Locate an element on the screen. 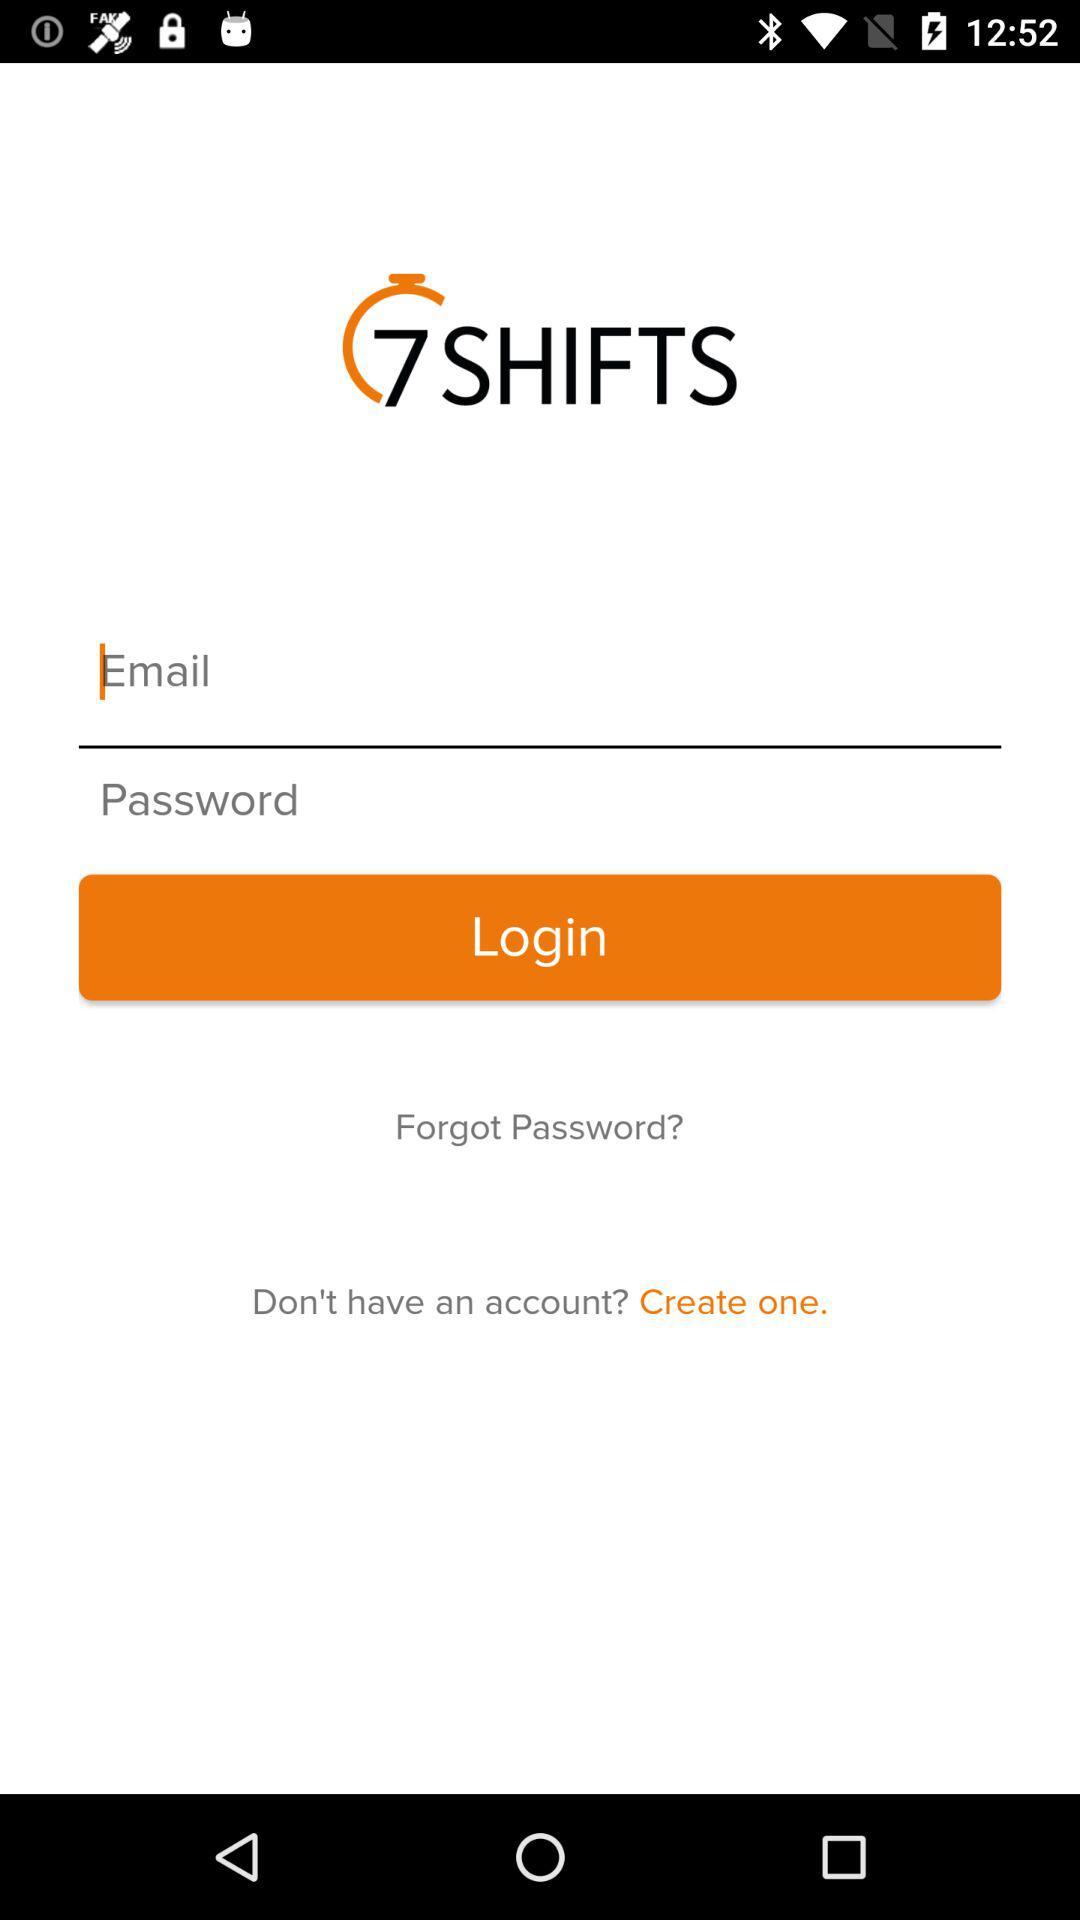  email is located at coordinates (540, 672).